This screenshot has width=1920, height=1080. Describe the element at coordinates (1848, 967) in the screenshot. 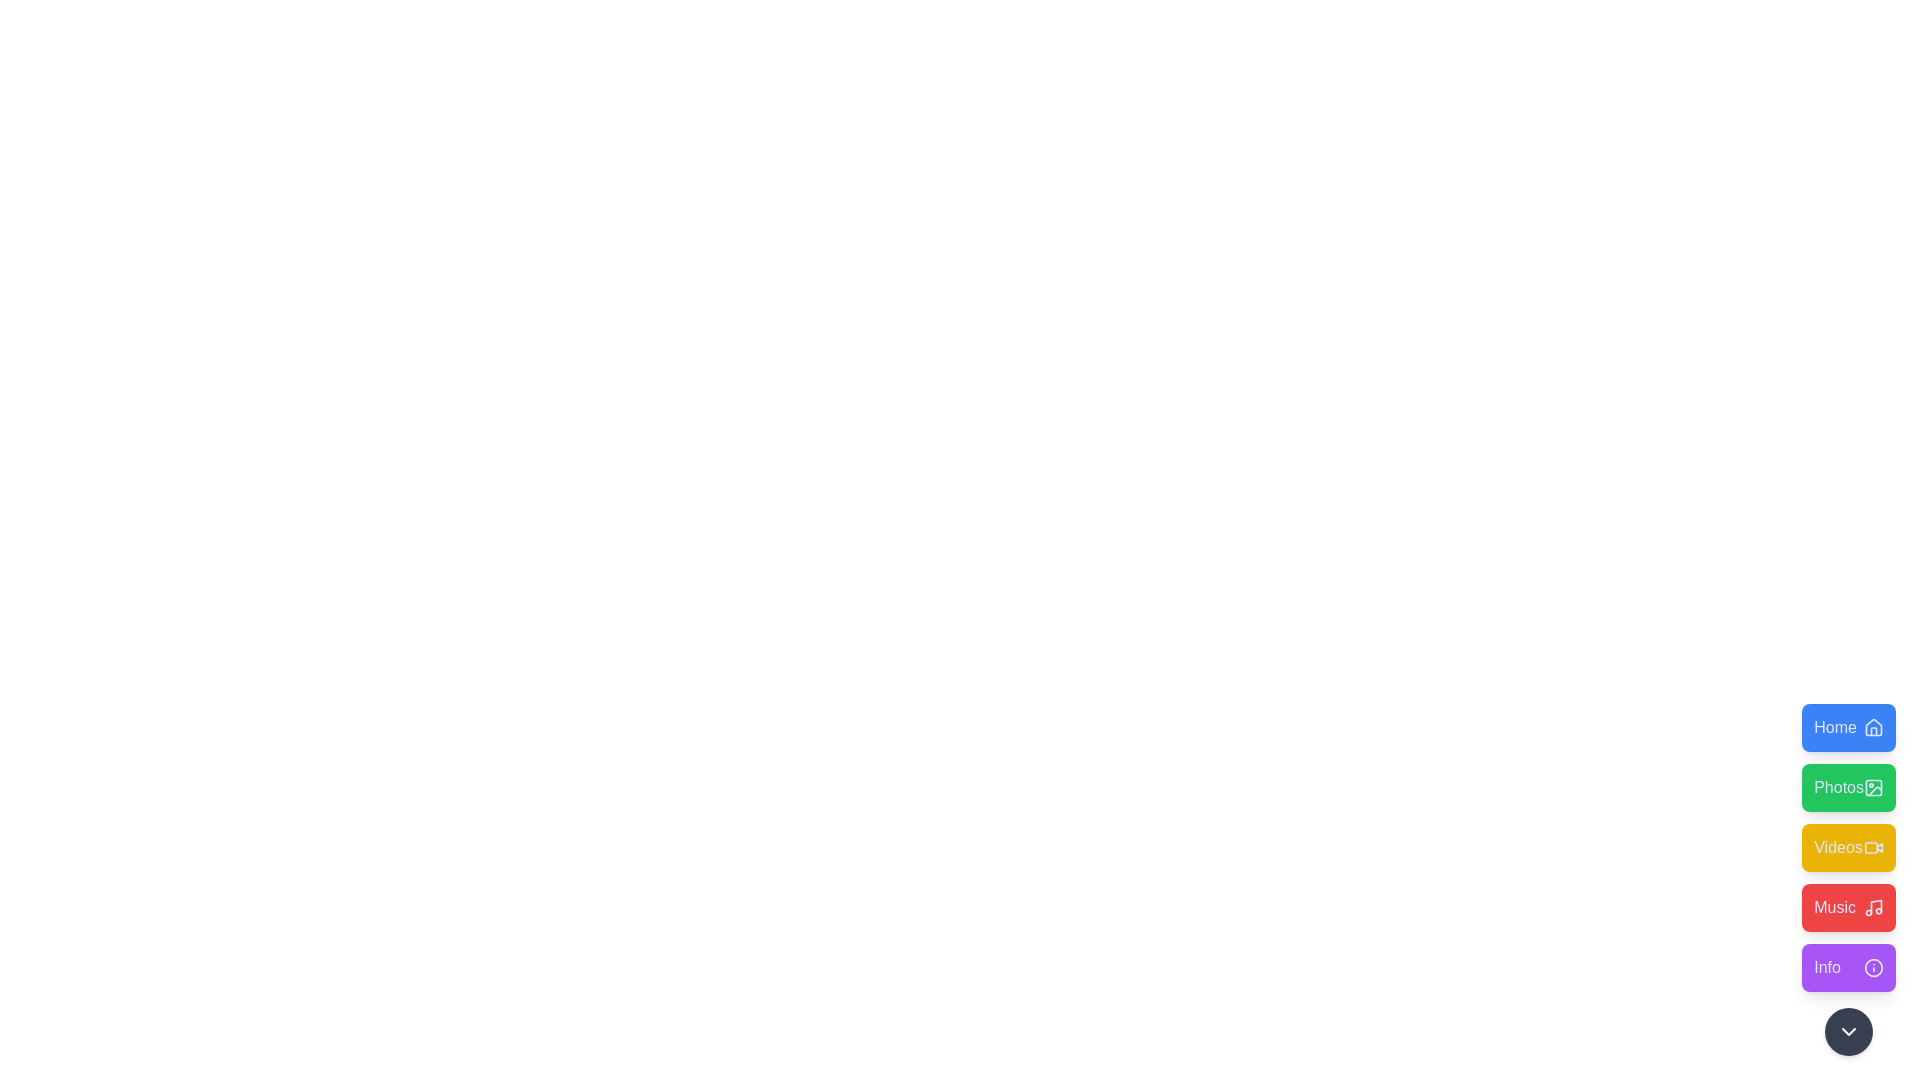

I see `the Info button to trigger its action` at that location.